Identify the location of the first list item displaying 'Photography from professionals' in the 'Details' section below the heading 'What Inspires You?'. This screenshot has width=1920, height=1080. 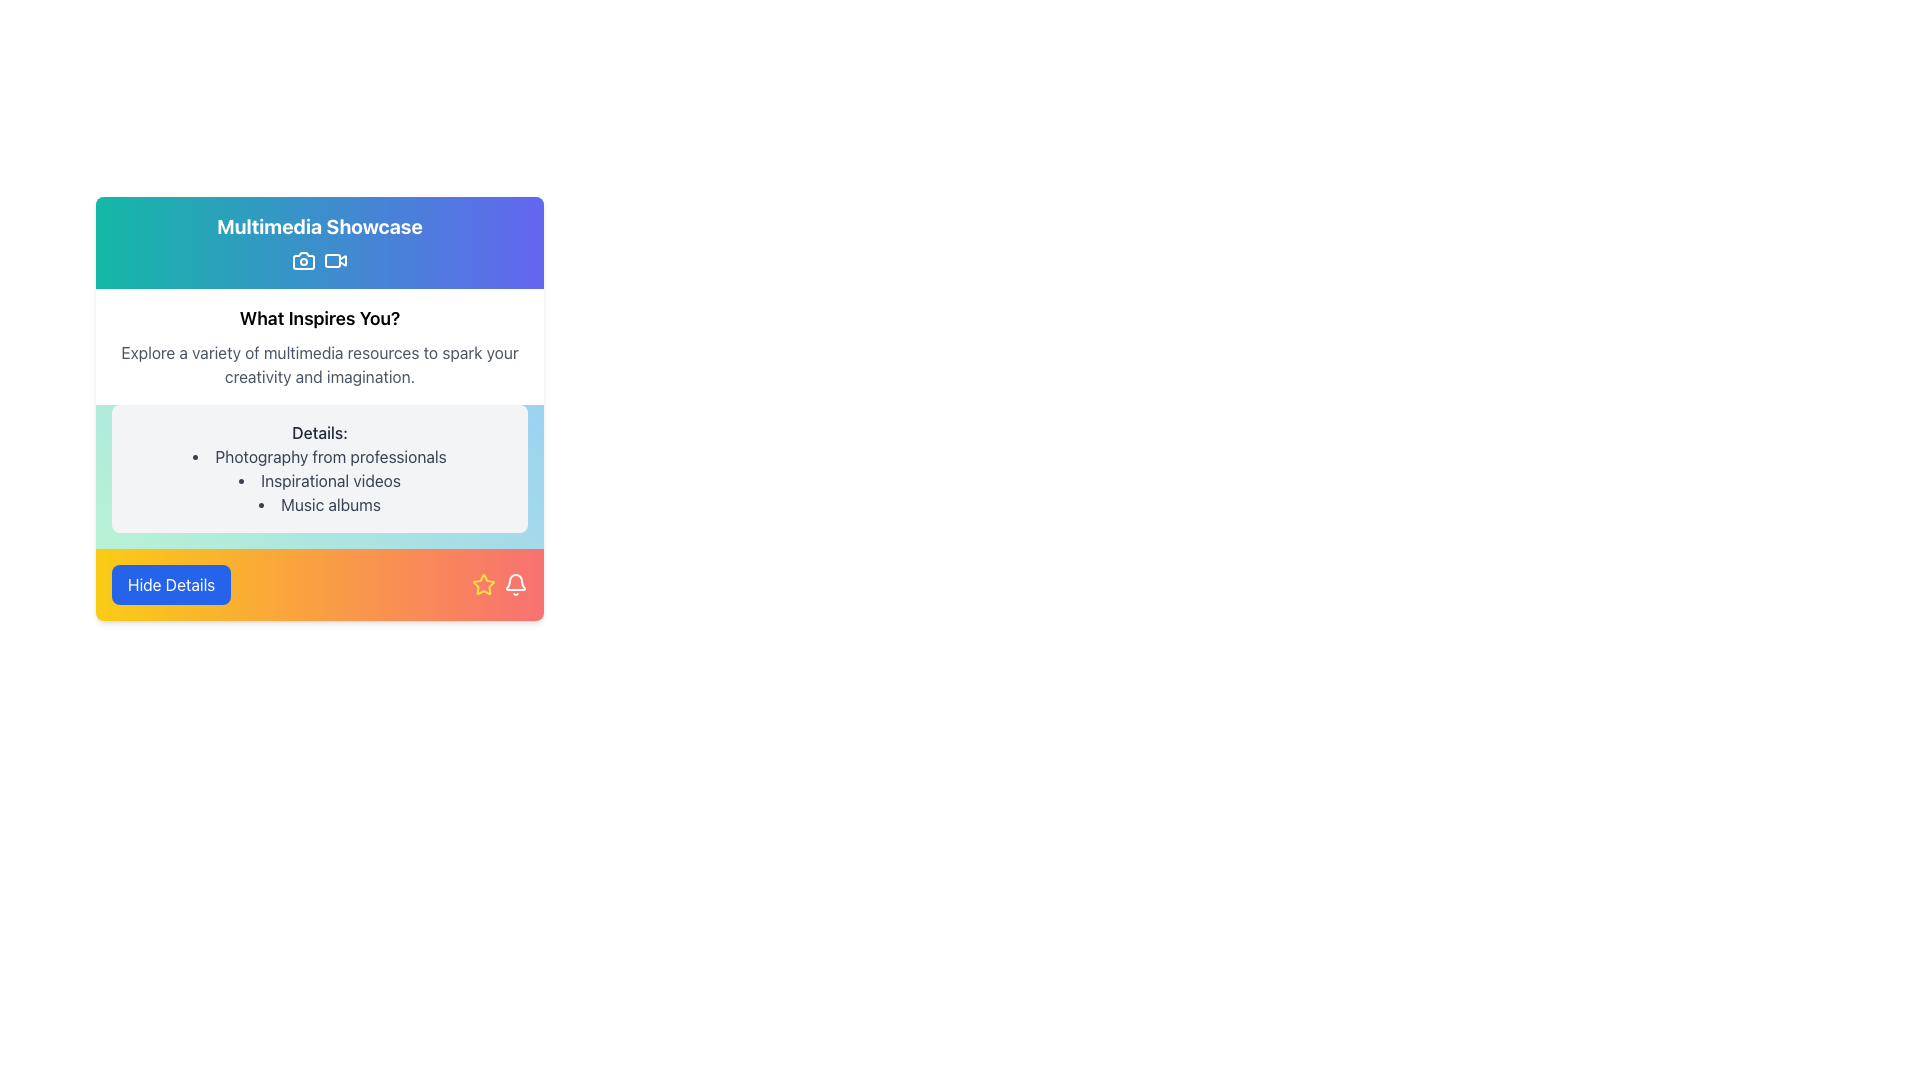
(320, 456).